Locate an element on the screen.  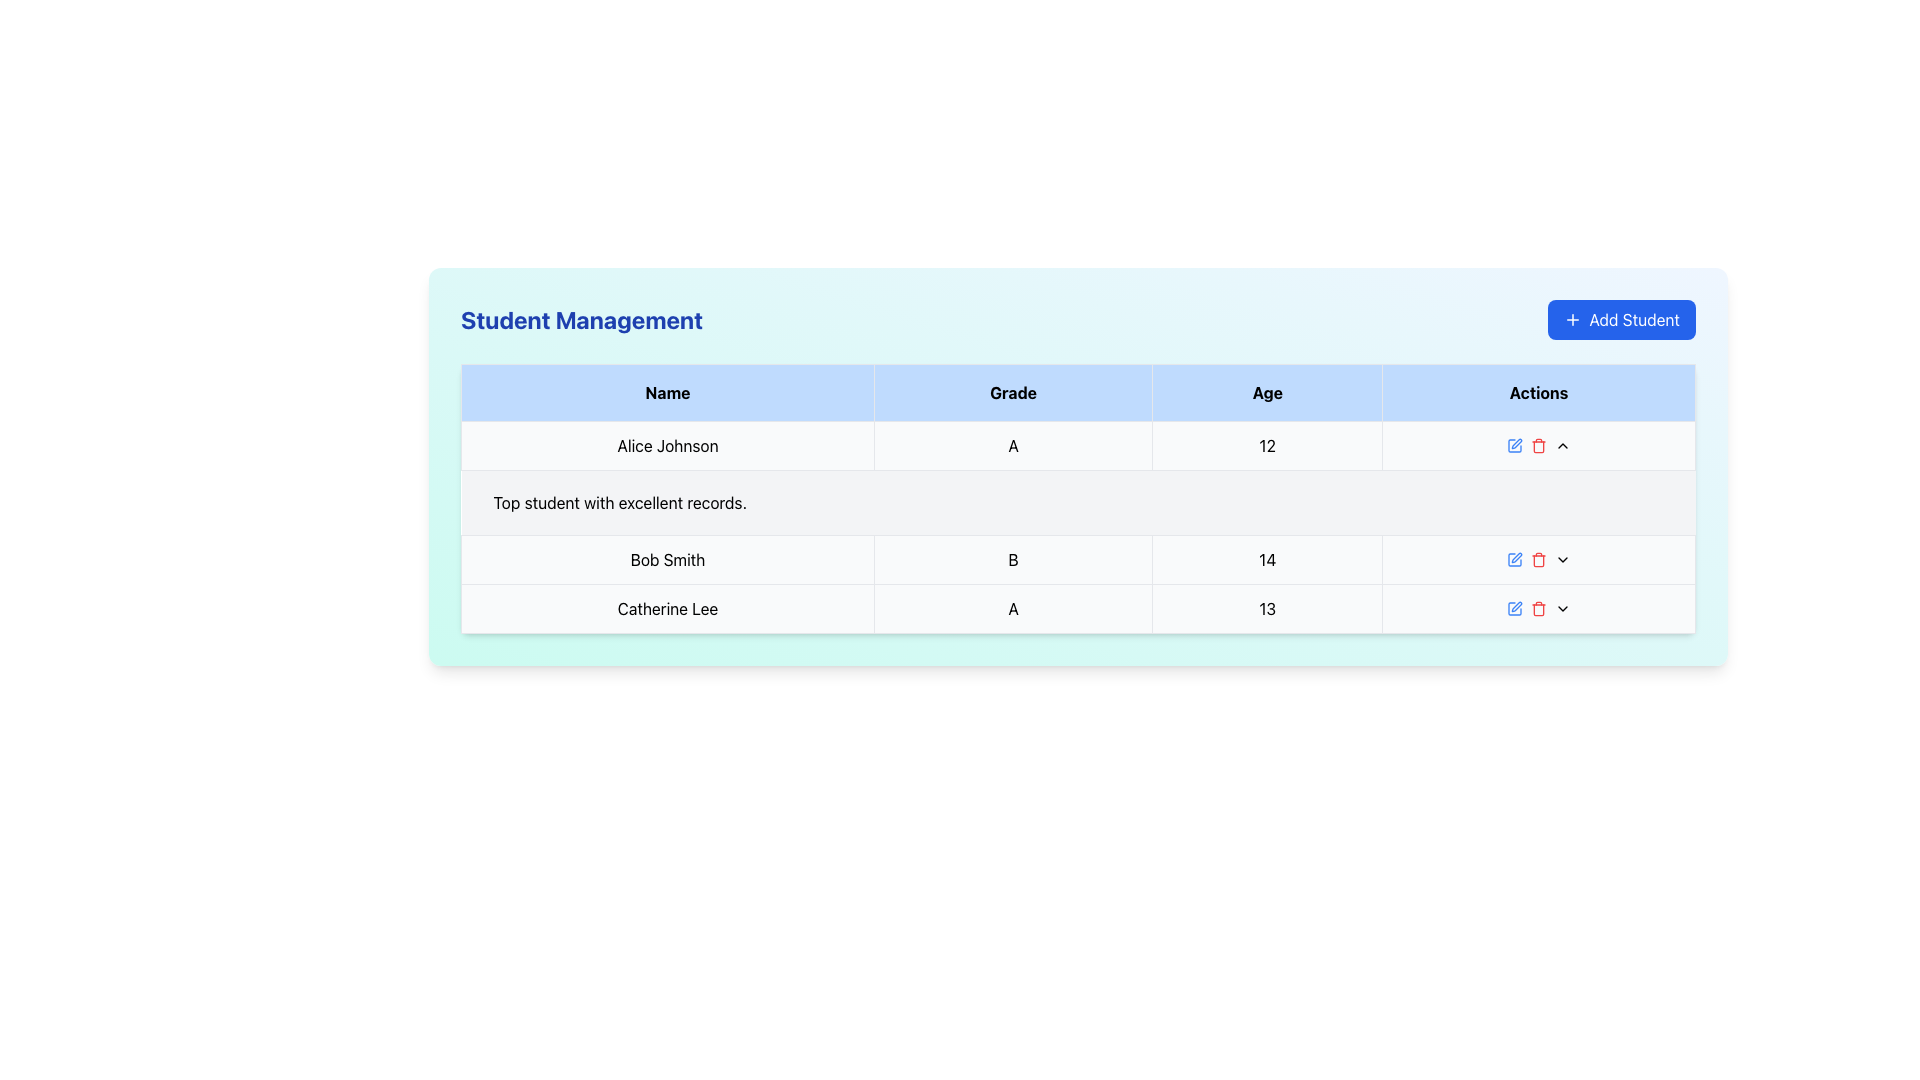
the 'Edit' button in the 'Actions' column of the first row is located at coordinates (1515, 445).